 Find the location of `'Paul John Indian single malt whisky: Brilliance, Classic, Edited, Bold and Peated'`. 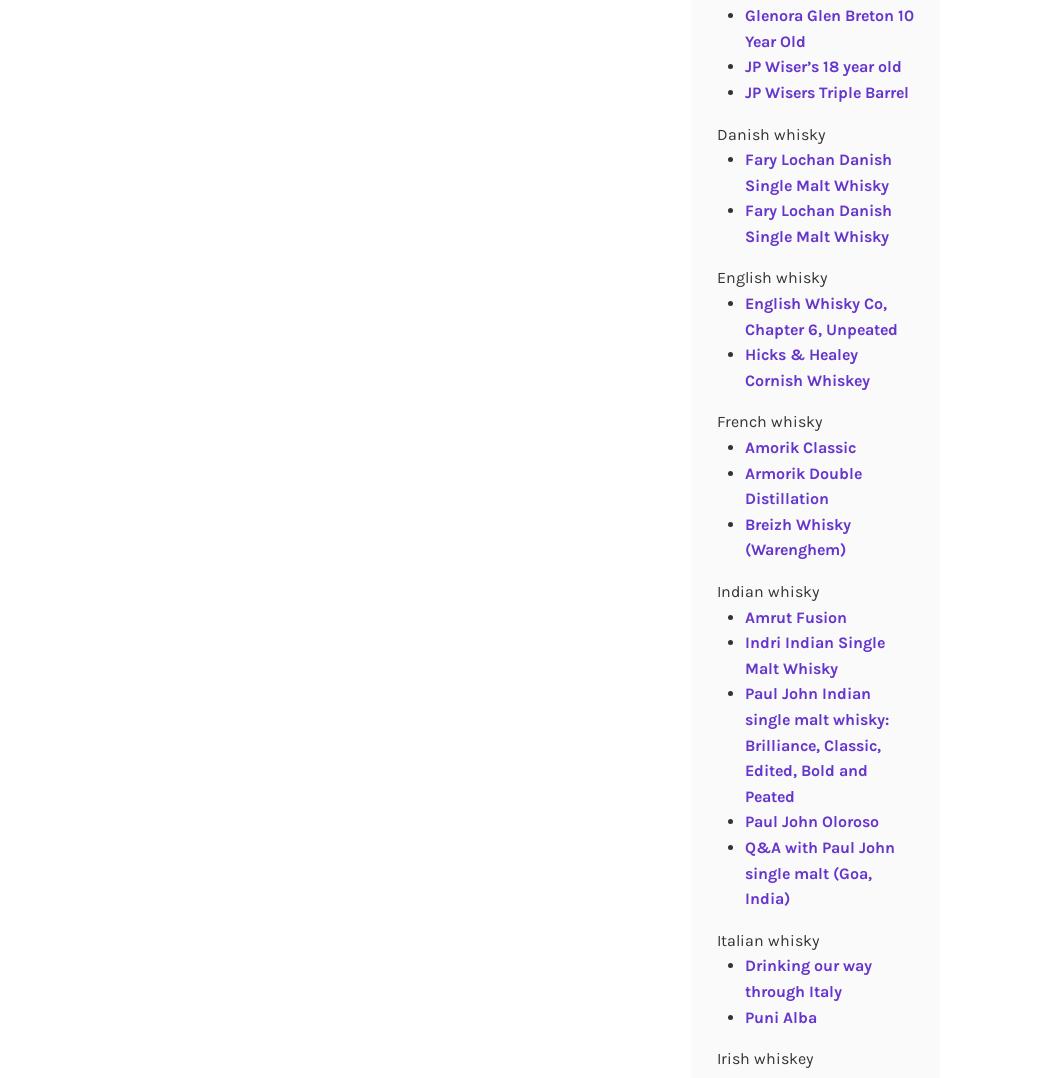

'Paul John Indian single malt whisky: Brilliance, Classic, Edited, Bold and Peated' is located at coordinates (814, 744).